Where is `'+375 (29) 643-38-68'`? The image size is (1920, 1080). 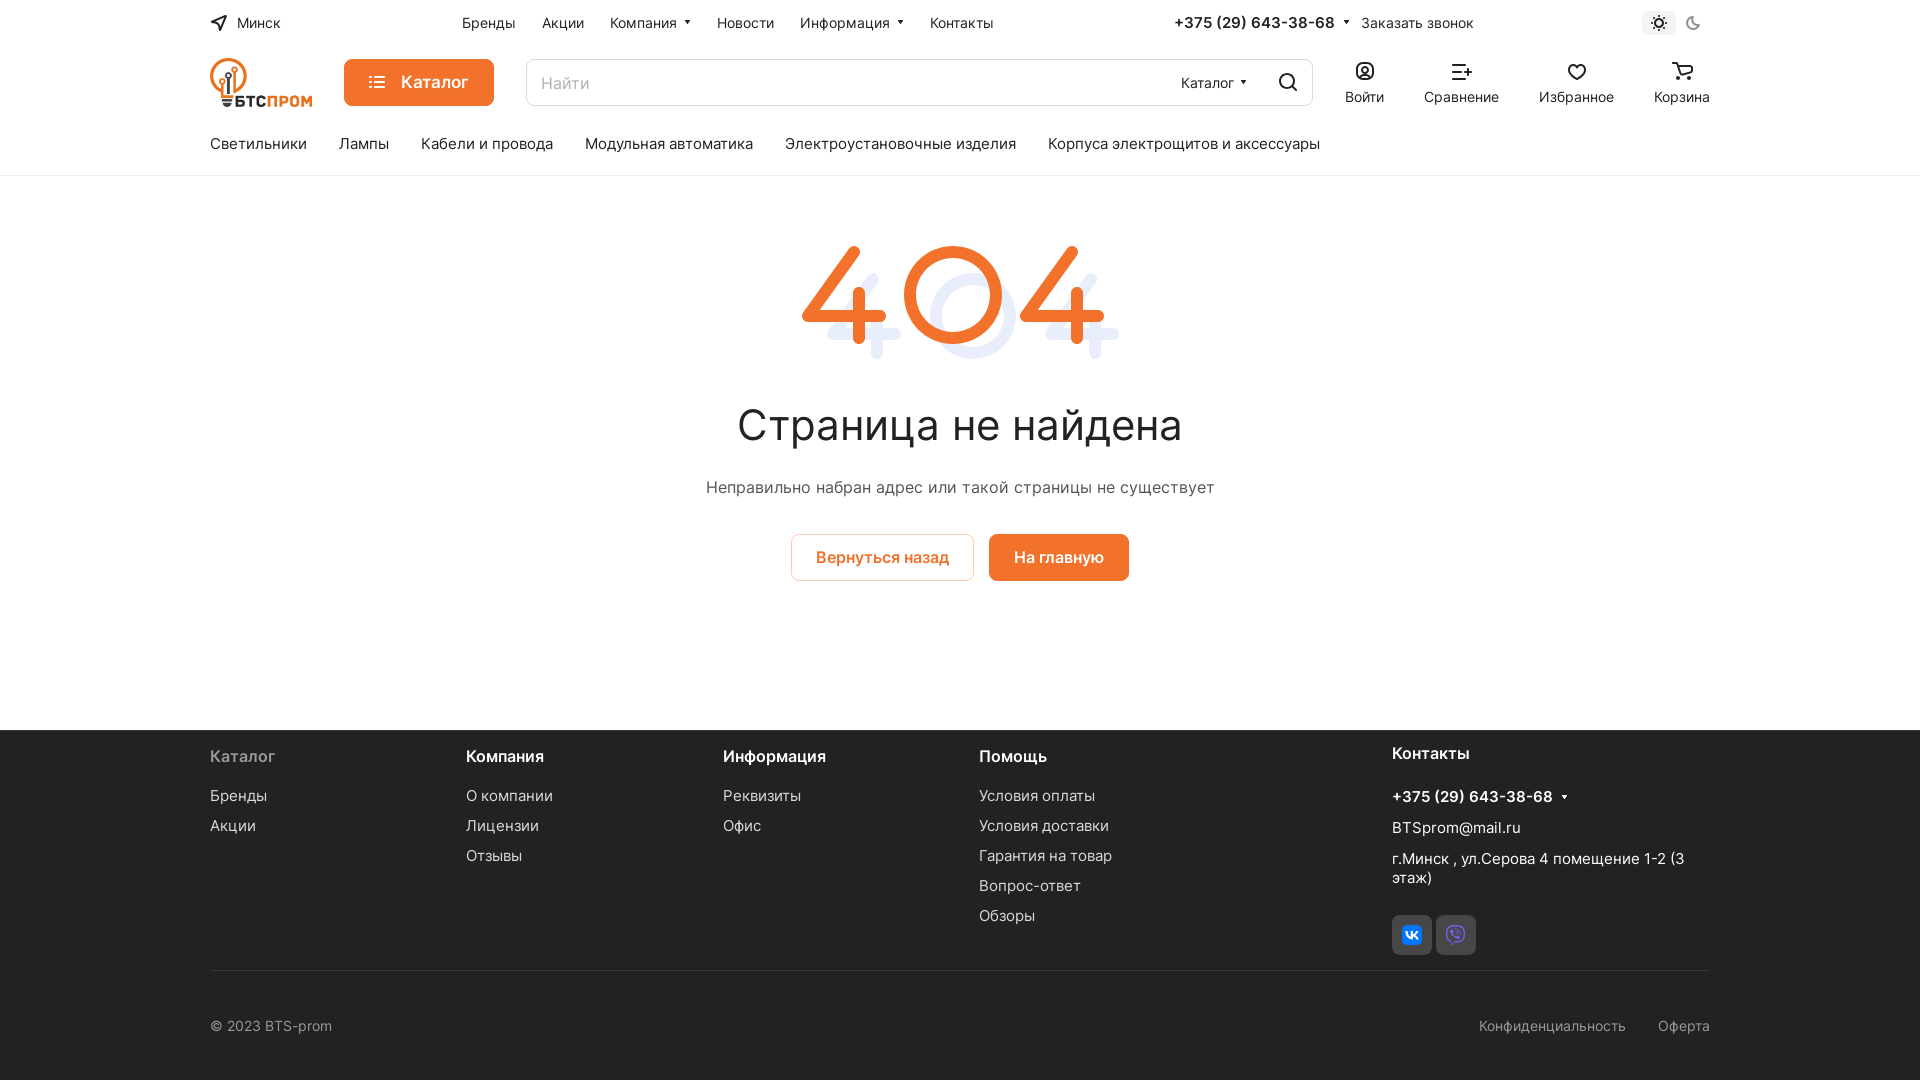 '+375 (29) 643-38-68' is located at coordinates (1253, 23).